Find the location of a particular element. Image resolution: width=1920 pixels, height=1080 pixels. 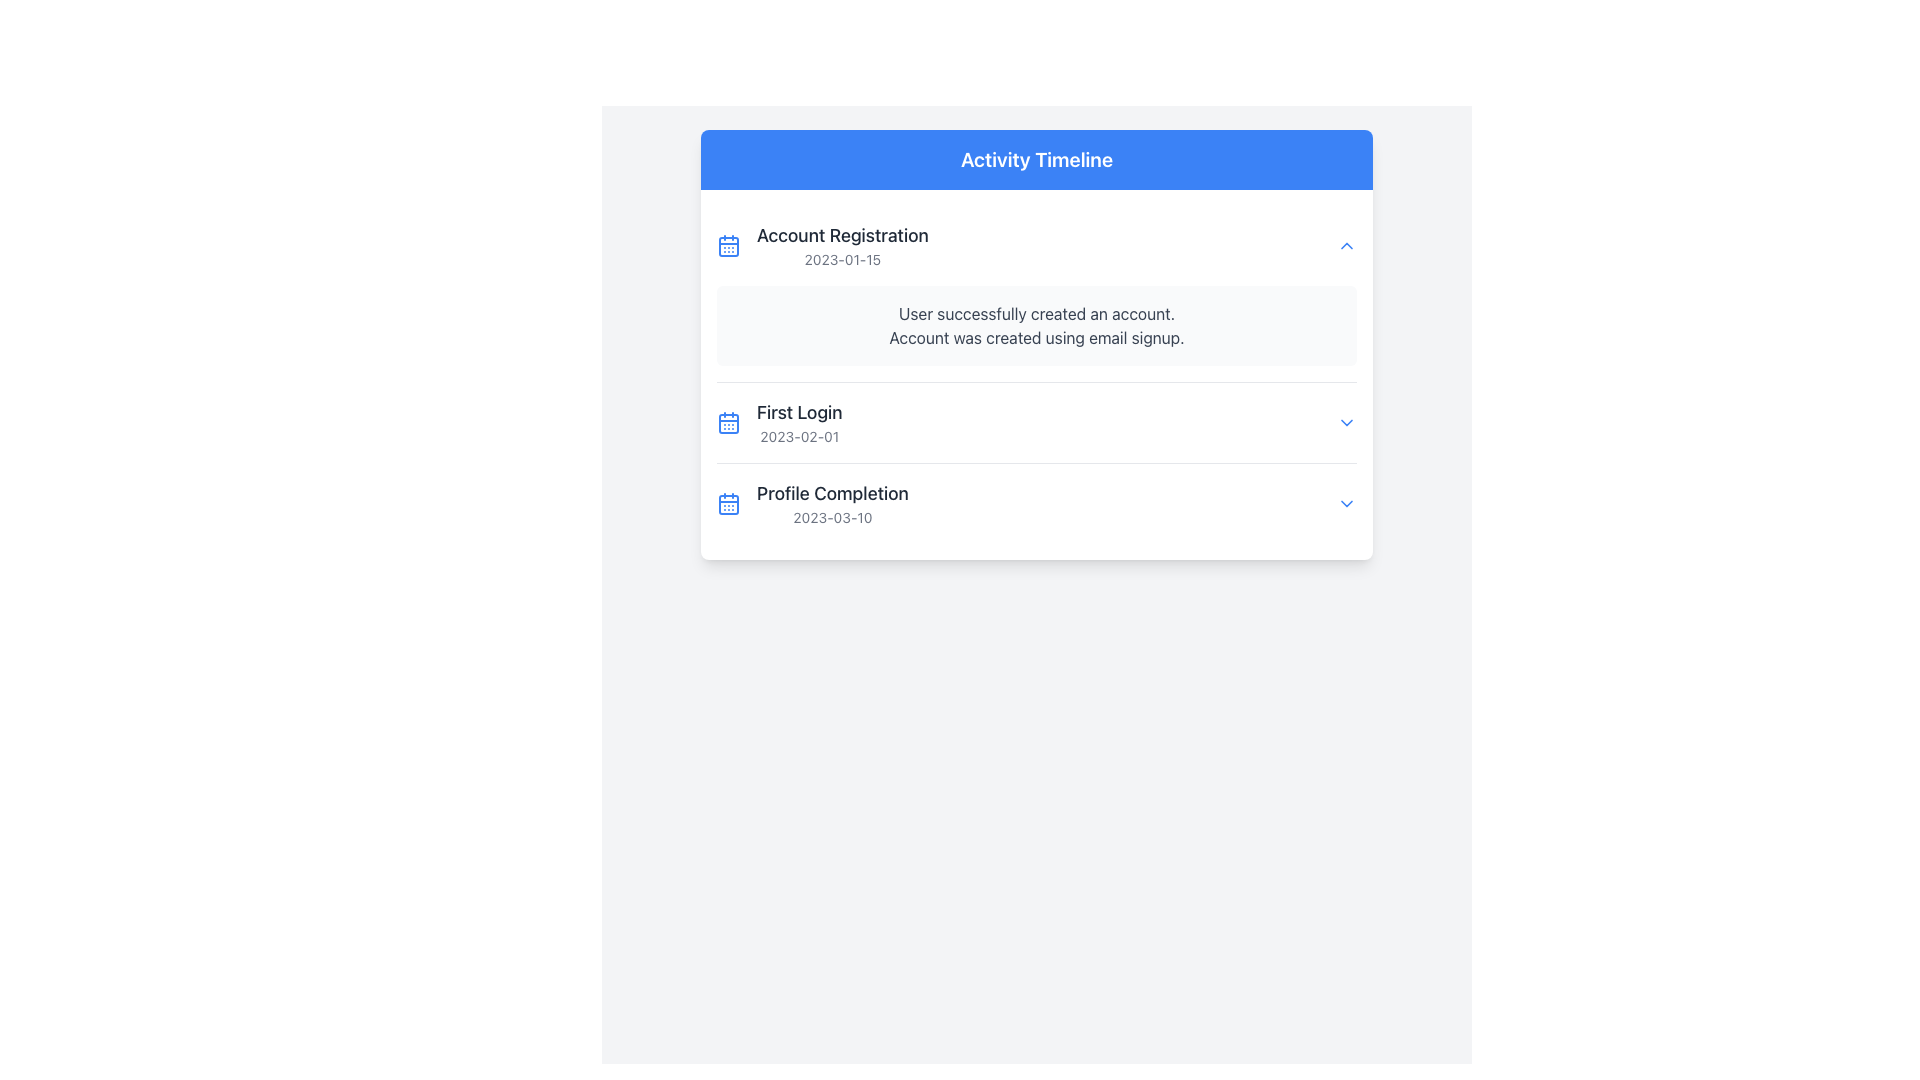

text from the header bar titled 'Activity Timeline', which has a bright blue background and white bold text centered in it is located at coordinates (1036, 158).